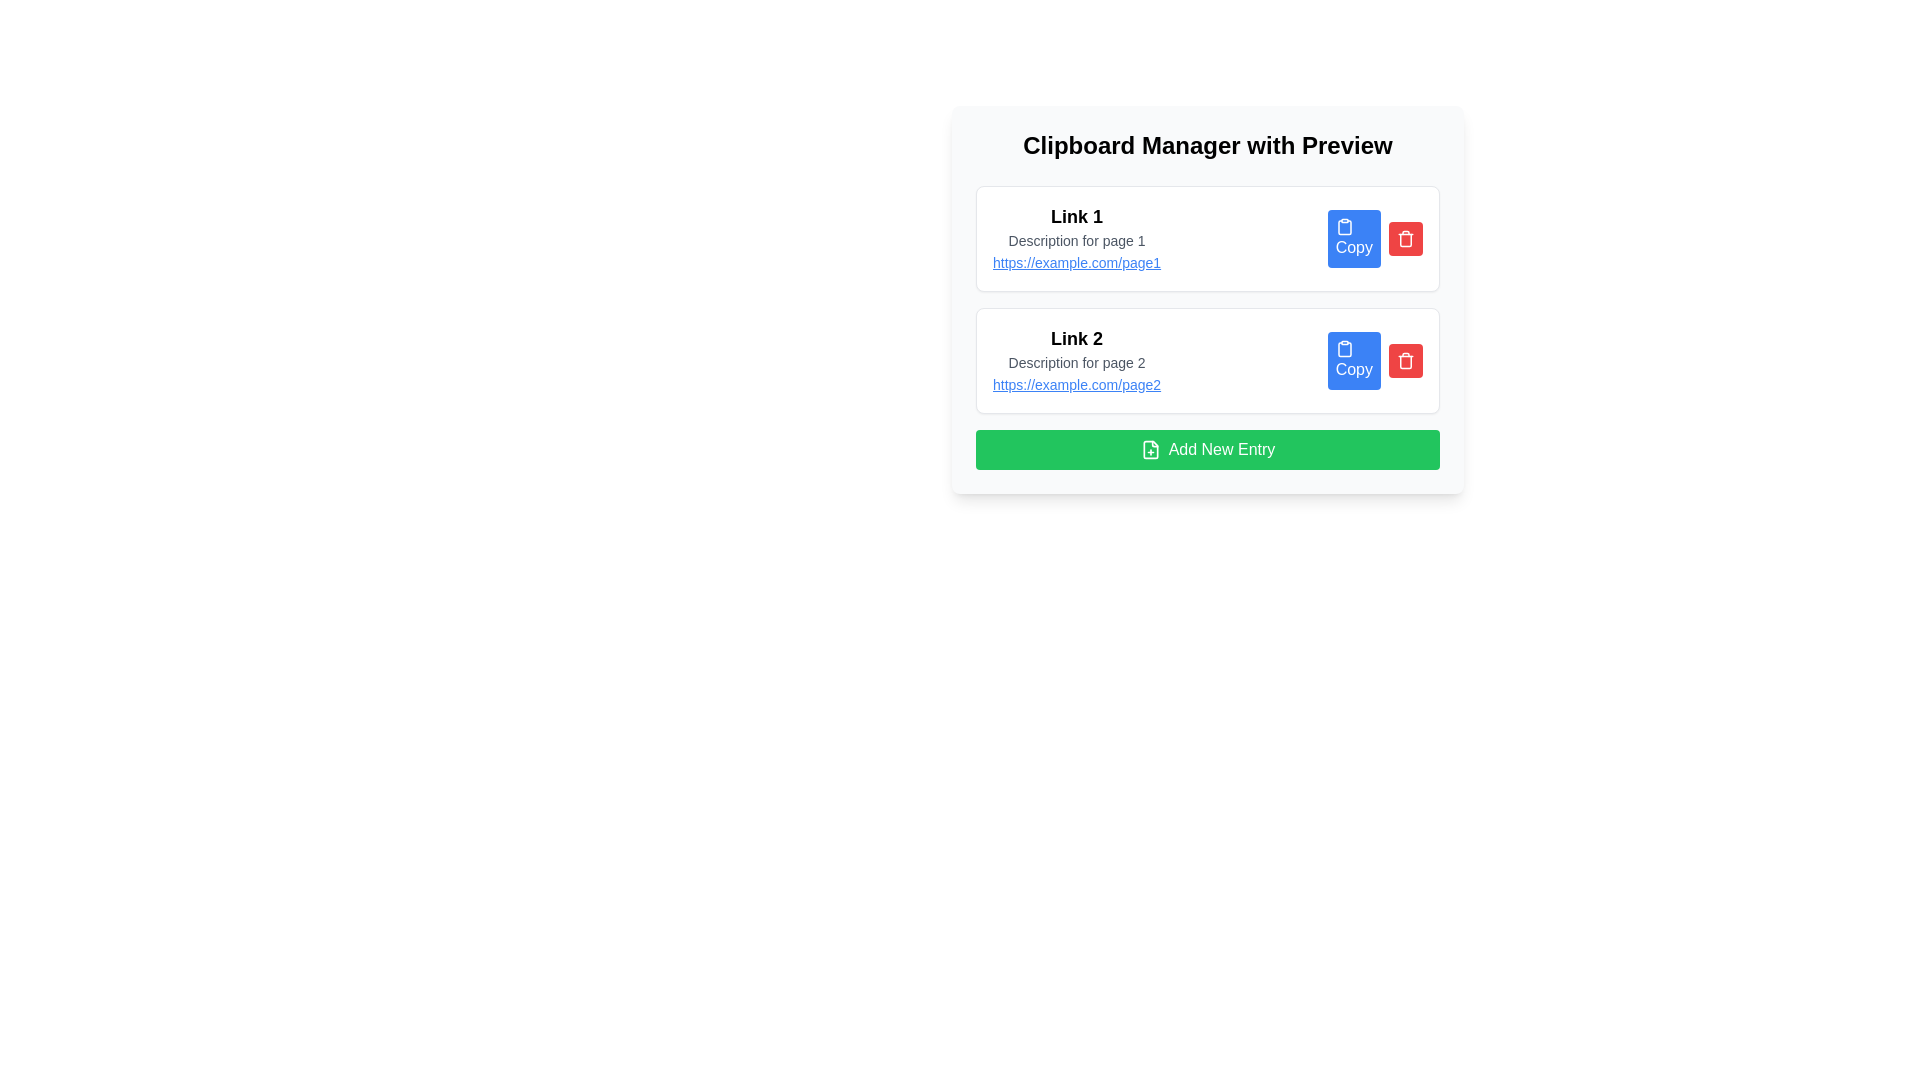 This screenshot has width=1920, height=1080. Describe the element at coordinates (1405, 361) in the screenshot. I see `the delete button located to the right of the blue 'Copy' button in the second entry of the listed items` at that location.